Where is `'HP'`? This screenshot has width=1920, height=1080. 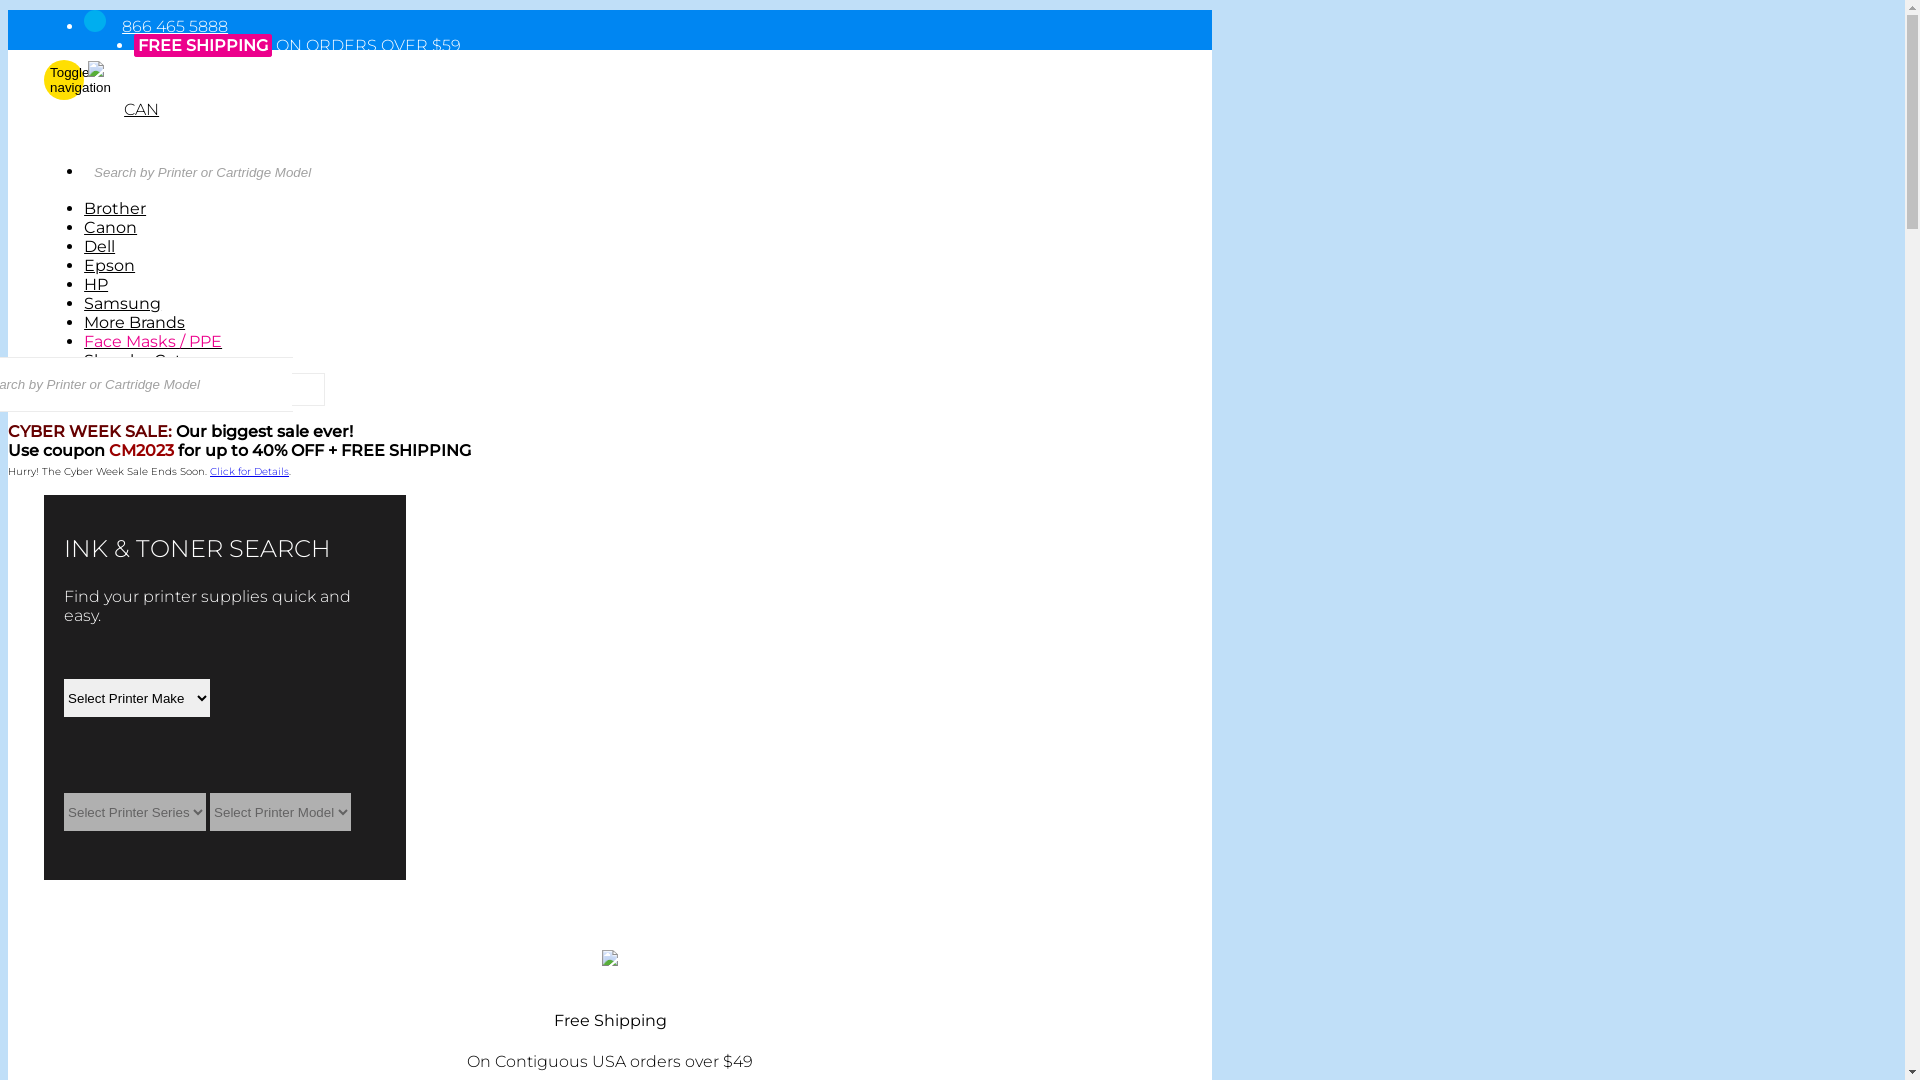
'HP' is located at coordinates (82, 284).